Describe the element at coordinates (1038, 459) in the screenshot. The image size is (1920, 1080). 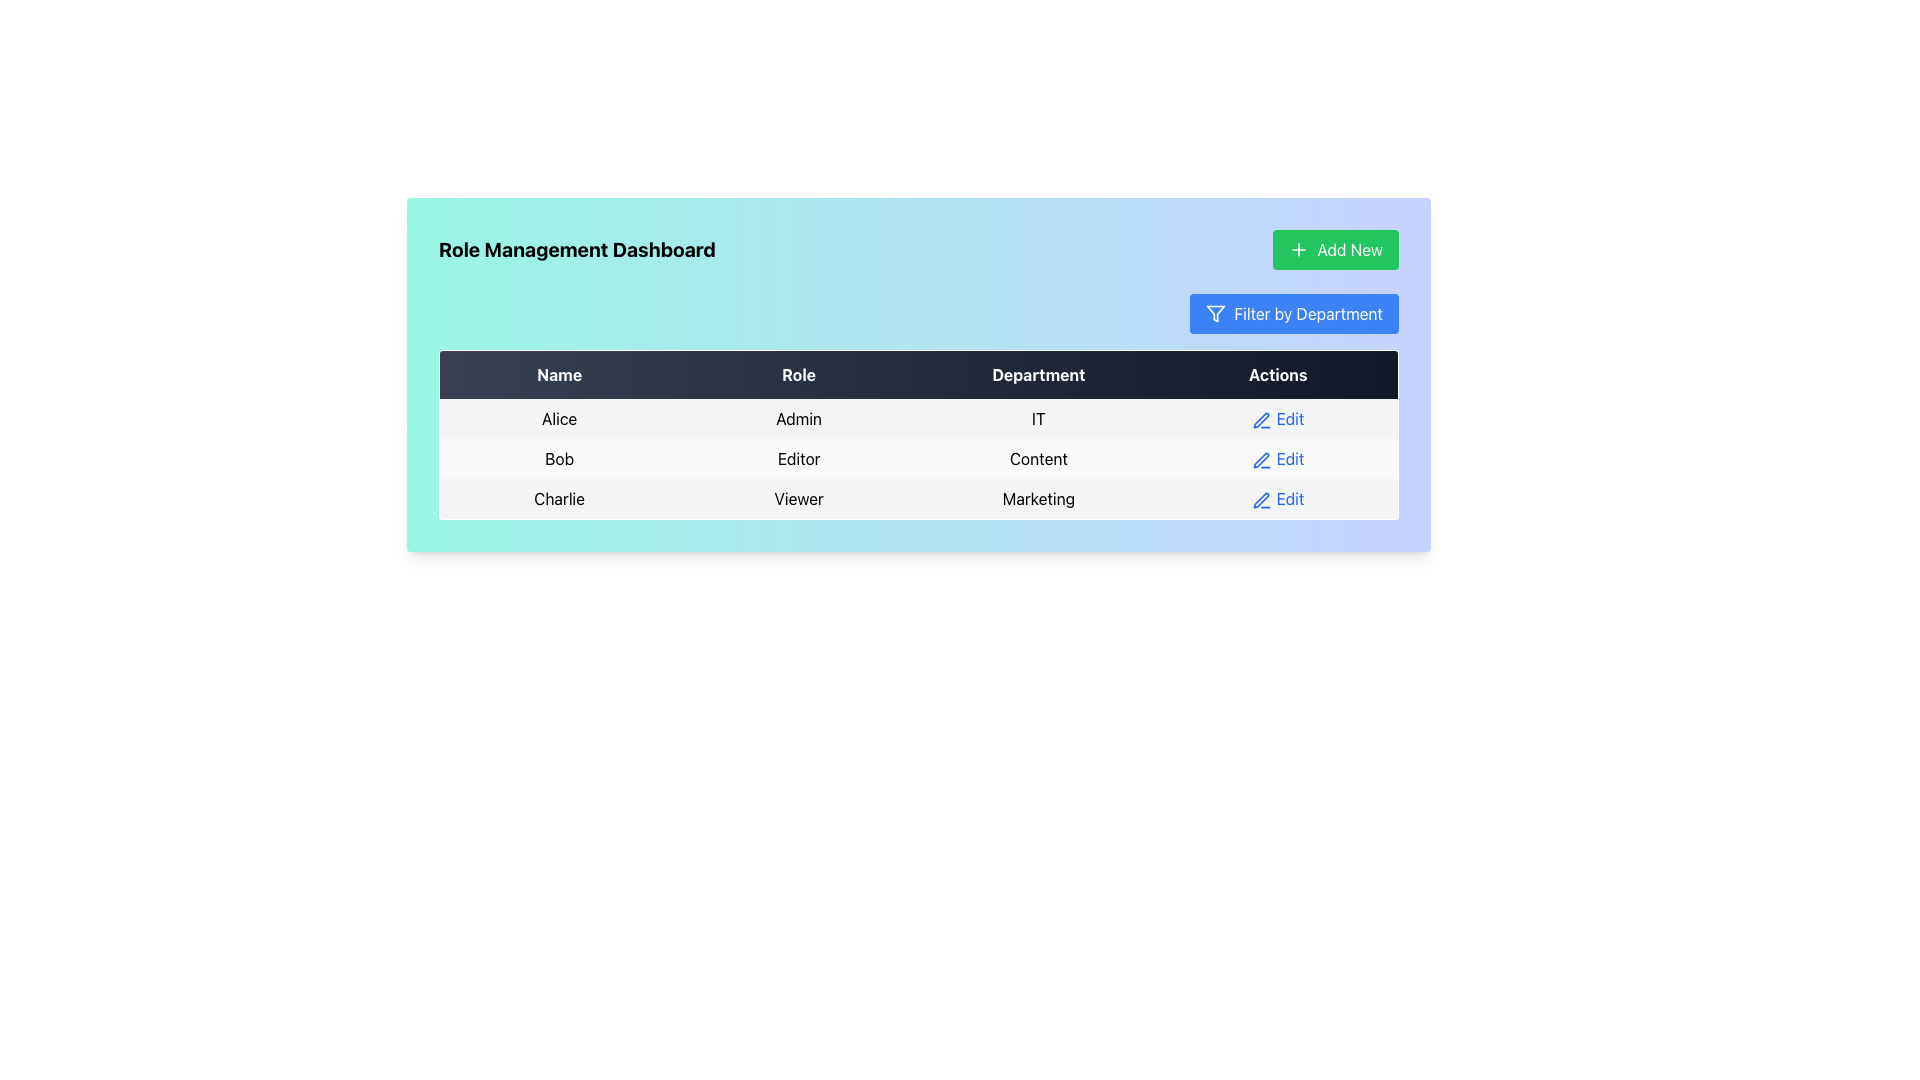
I see `text label displaying the department associated with the user 'Bob', which is located in the third column under the 'Department' header` at that location.